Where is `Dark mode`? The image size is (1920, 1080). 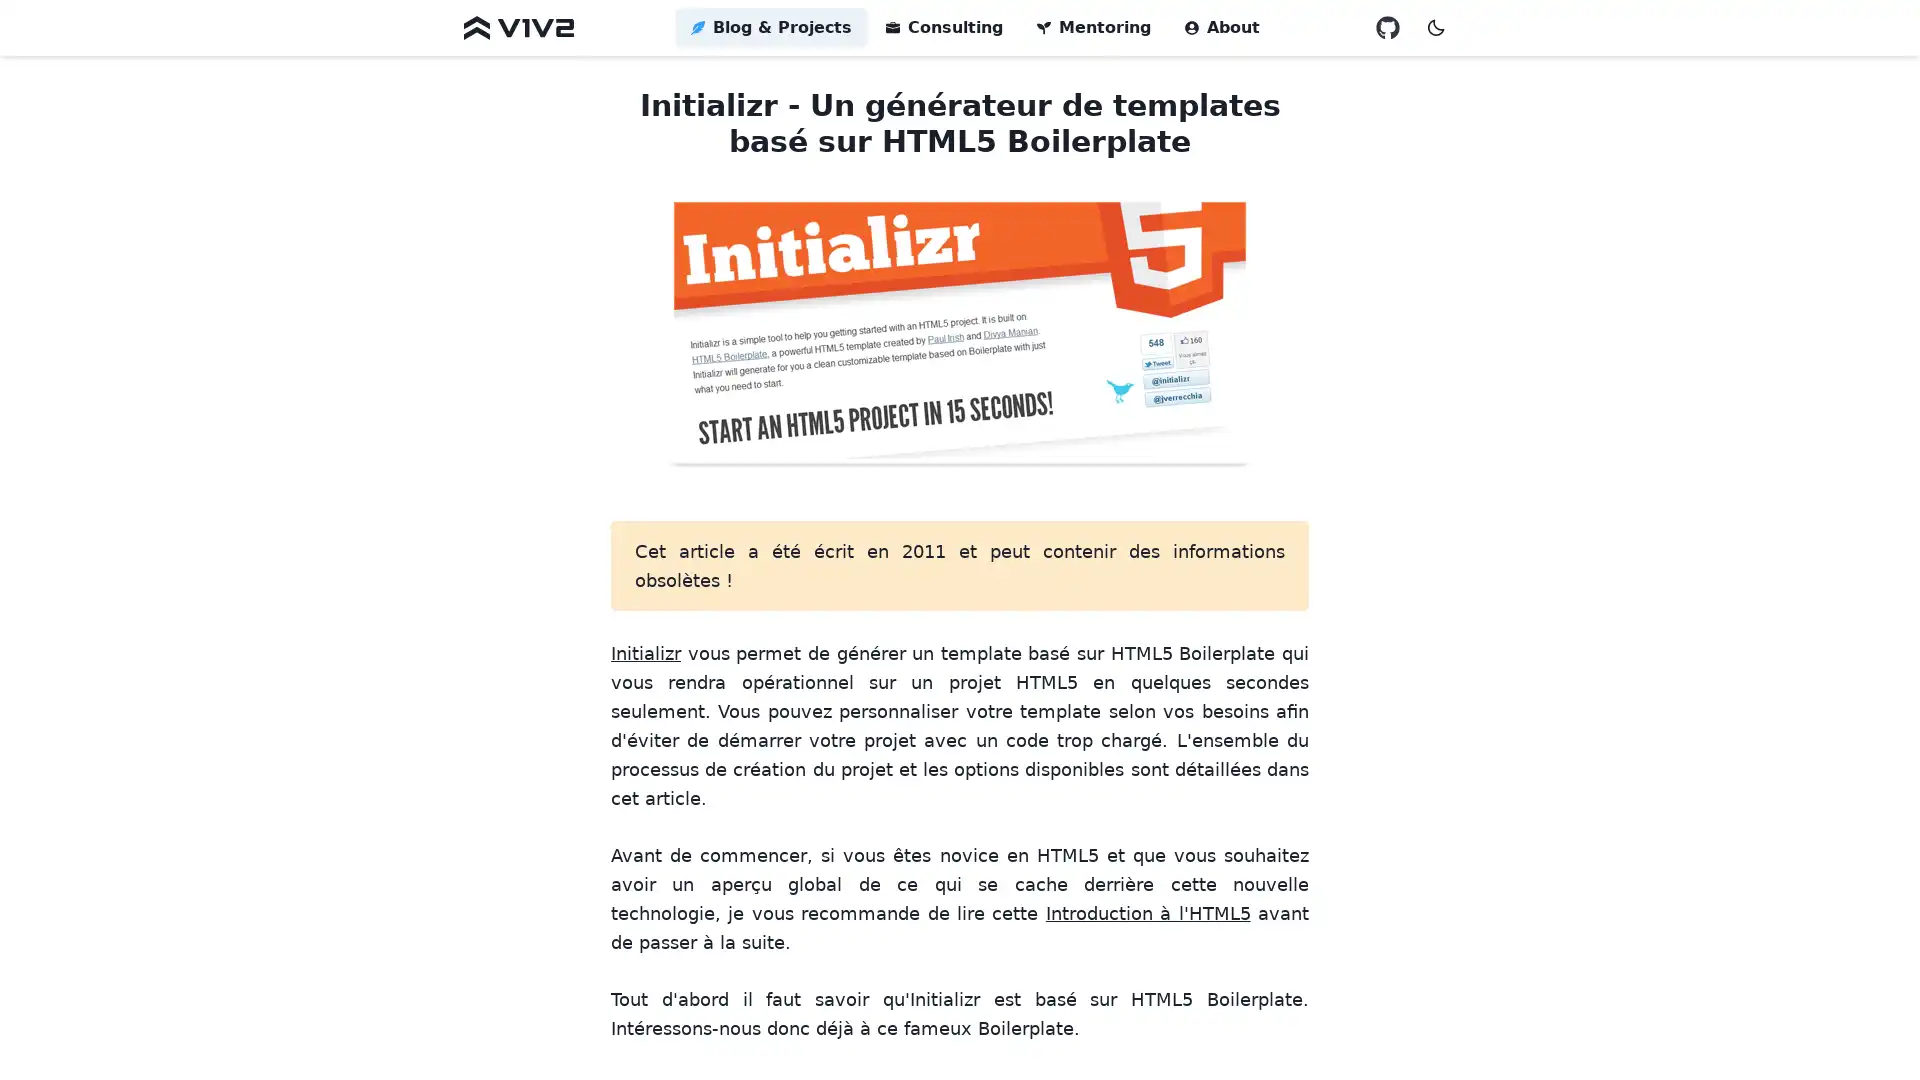
Dark mode is located at coordinates (1434, 27).